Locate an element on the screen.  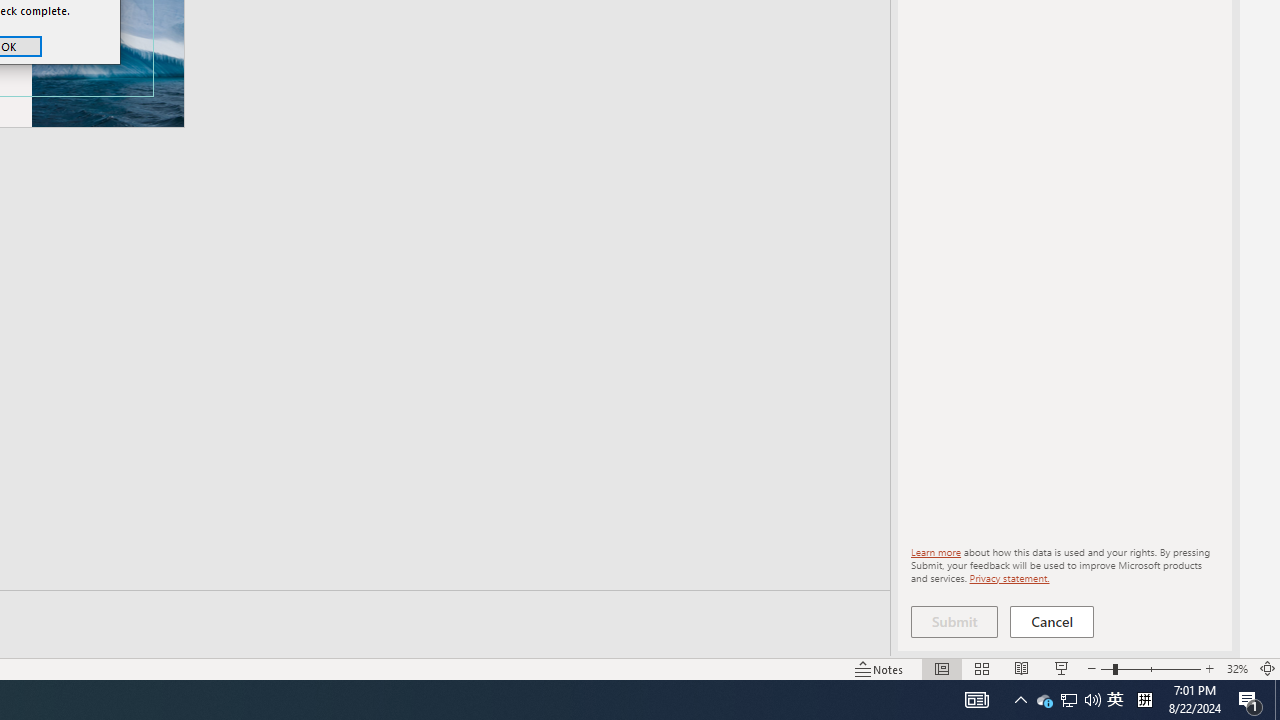
'Submit' is located at coordinates (953, 621).